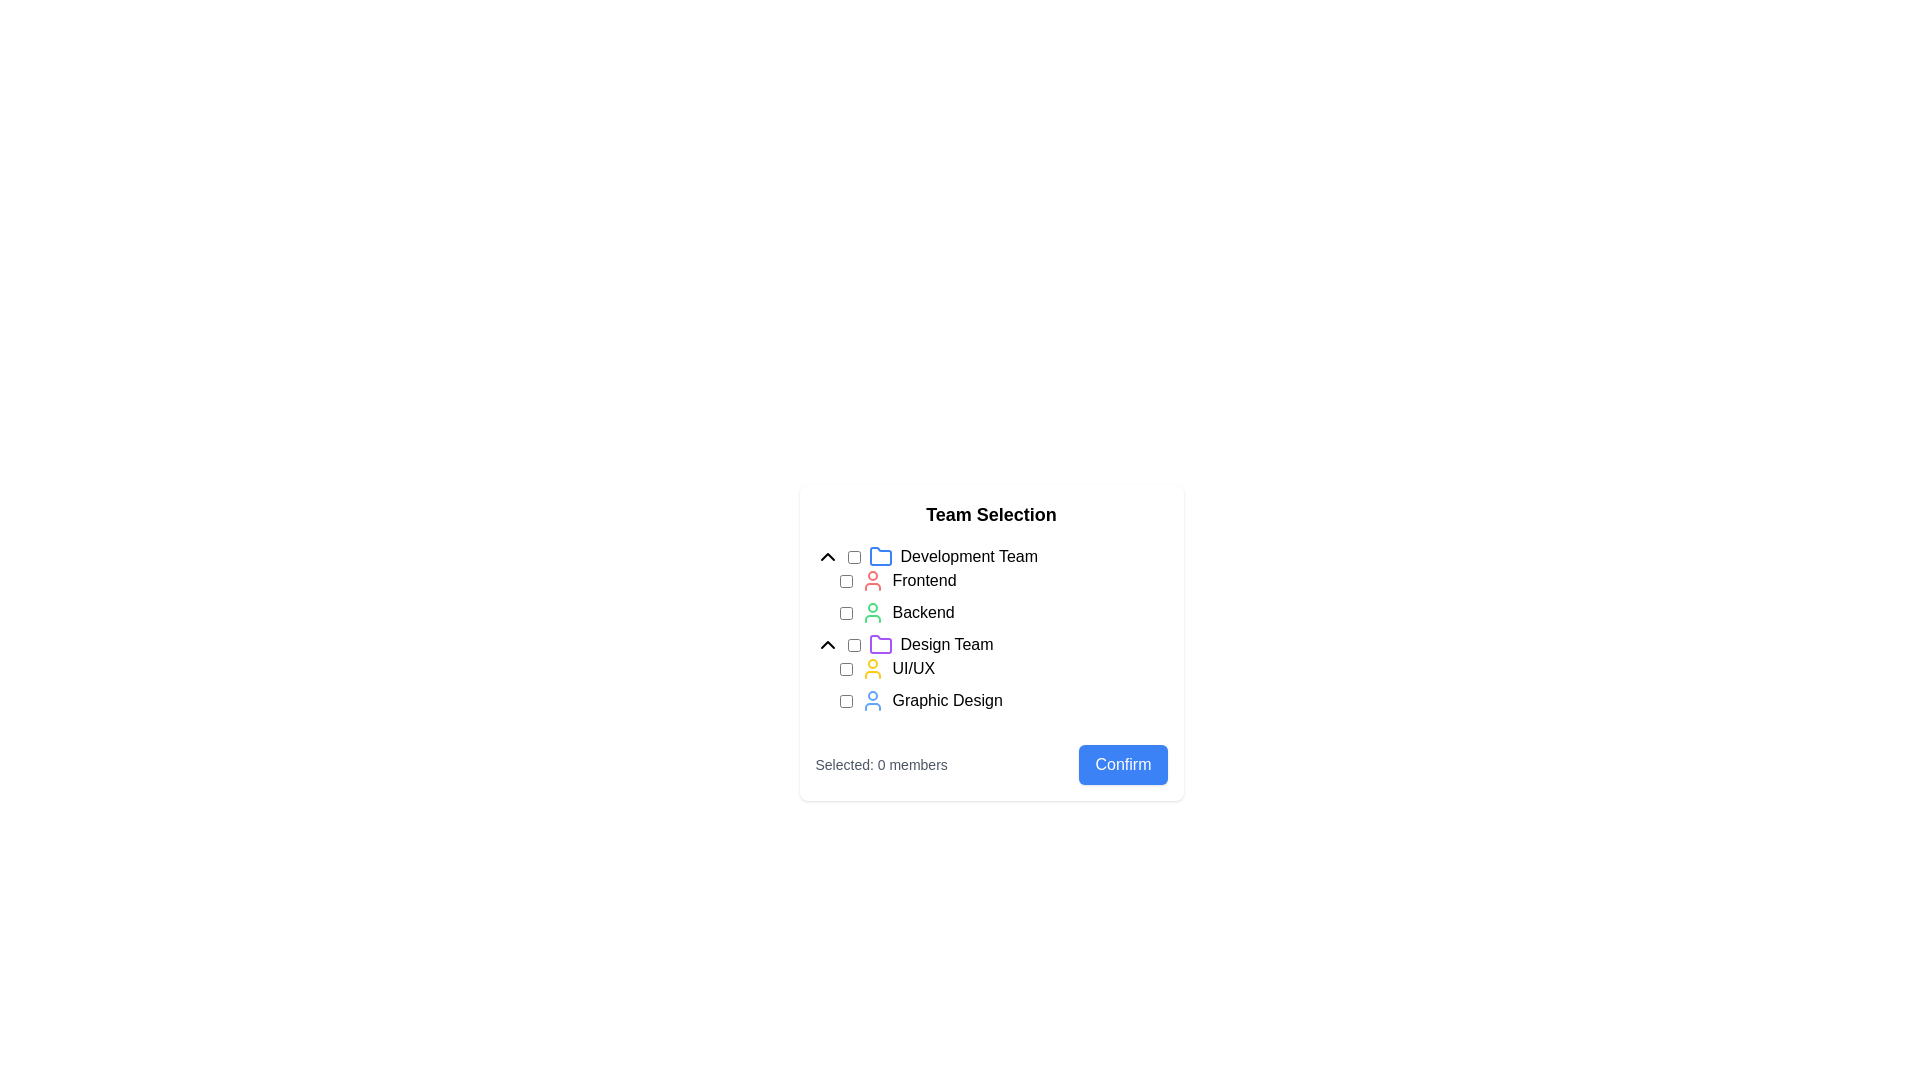  I want to click on the chevron icon, so click(827, 556).